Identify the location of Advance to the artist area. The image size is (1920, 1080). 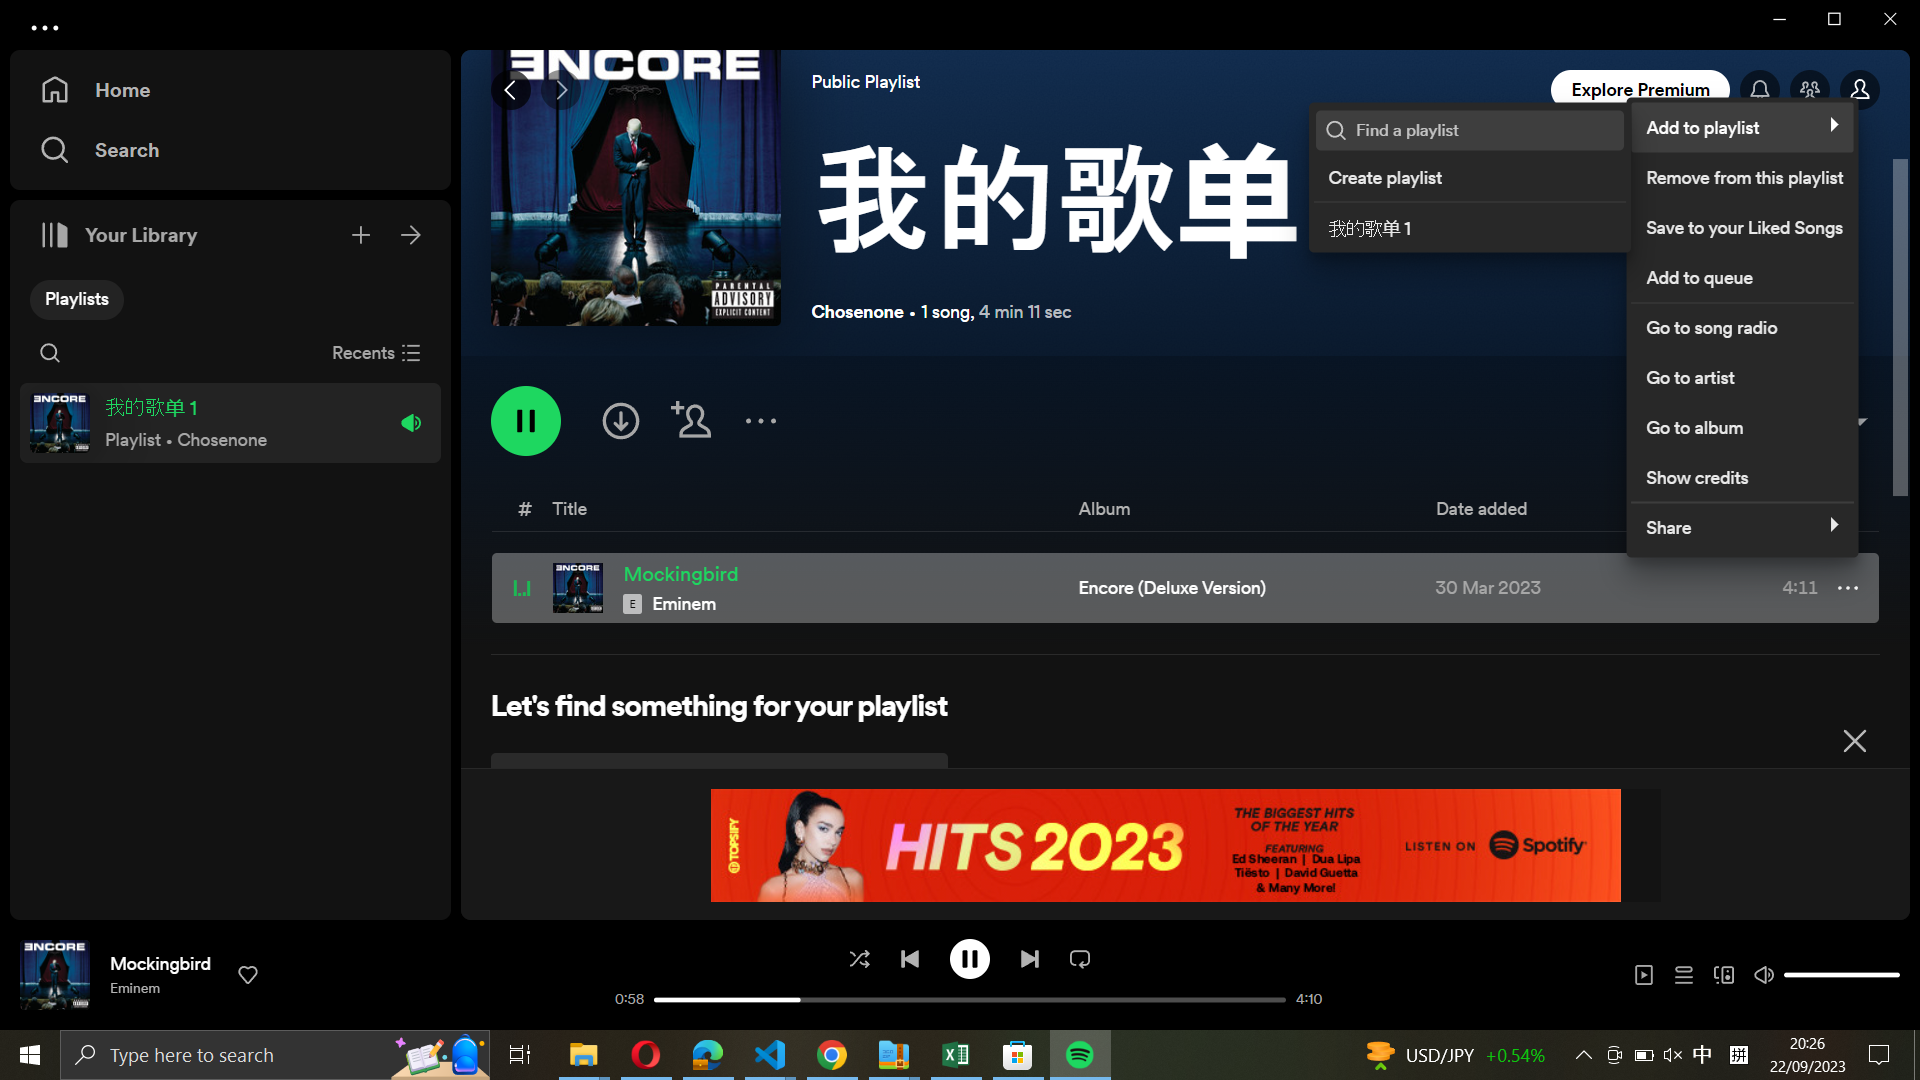
(1740, 374).